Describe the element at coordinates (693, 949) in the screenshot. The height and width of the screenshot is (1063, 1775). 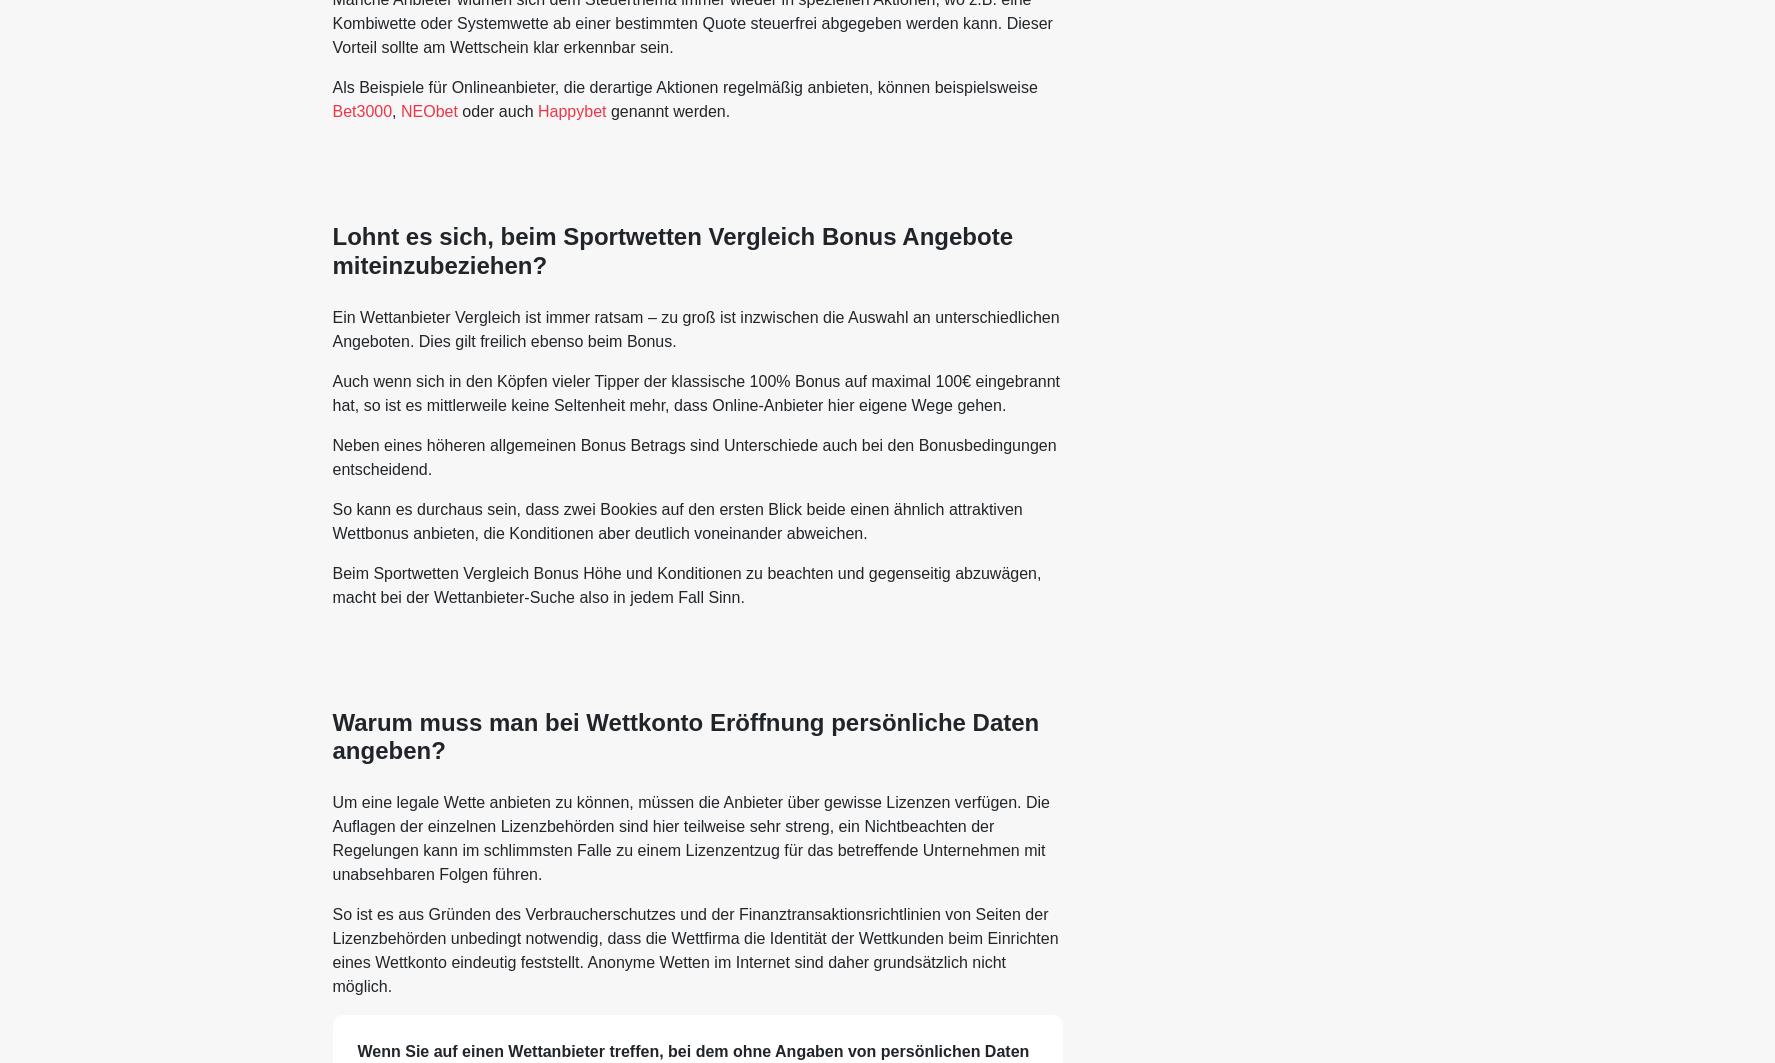
I see `'So ist es aus Gründen des Verbraucherschutzes und der Finanztransaktionsrichtlinien von Seiten der Lizenzbehörden unbedingt notwendig, dass die Wettfirma die Identität der Wettkunden beim Einrichten eines Wettkonto eindeutig feststellt. Anonyme Wetten im Internet sind daher grundsätzlich nicht möglich.'` at that location.